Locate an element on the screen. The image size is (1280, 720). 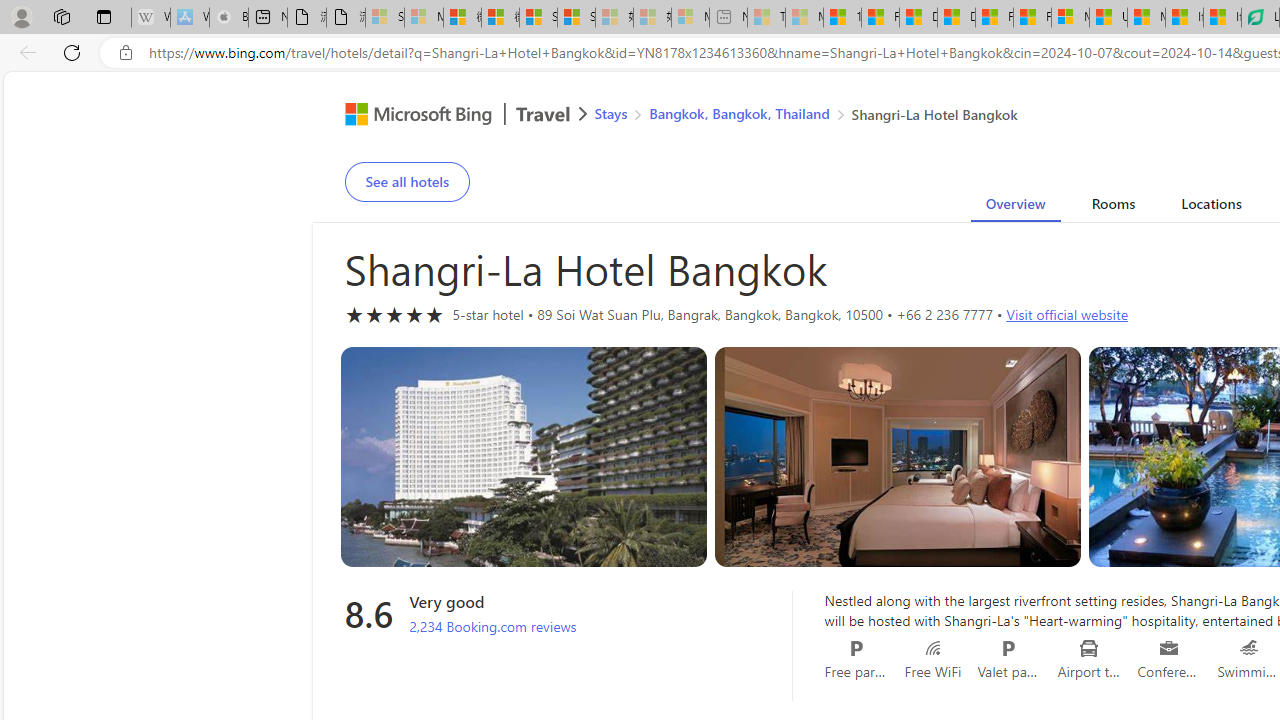
'Free parking' is located at coordinates (856, 648).